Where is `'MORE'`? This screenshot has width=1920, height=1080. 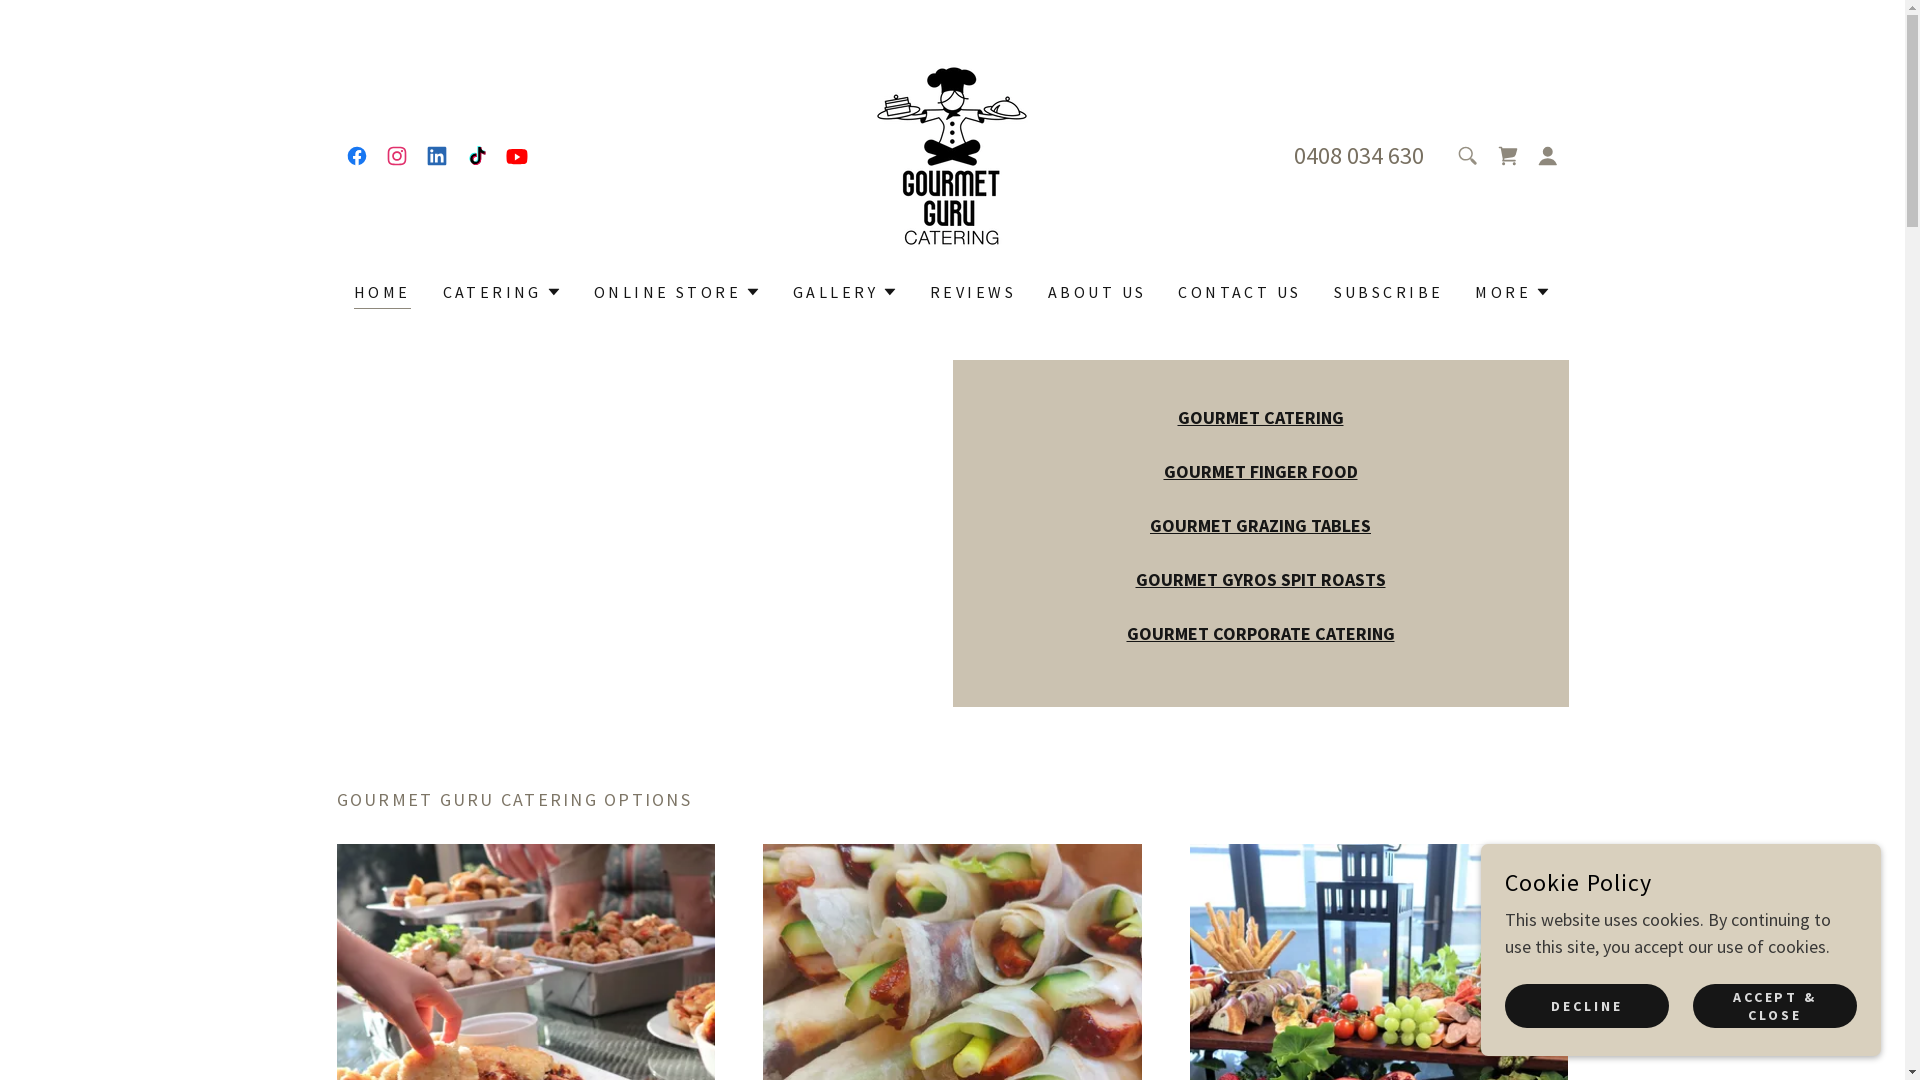
'MORE' is located at coordinates (1512, 292).